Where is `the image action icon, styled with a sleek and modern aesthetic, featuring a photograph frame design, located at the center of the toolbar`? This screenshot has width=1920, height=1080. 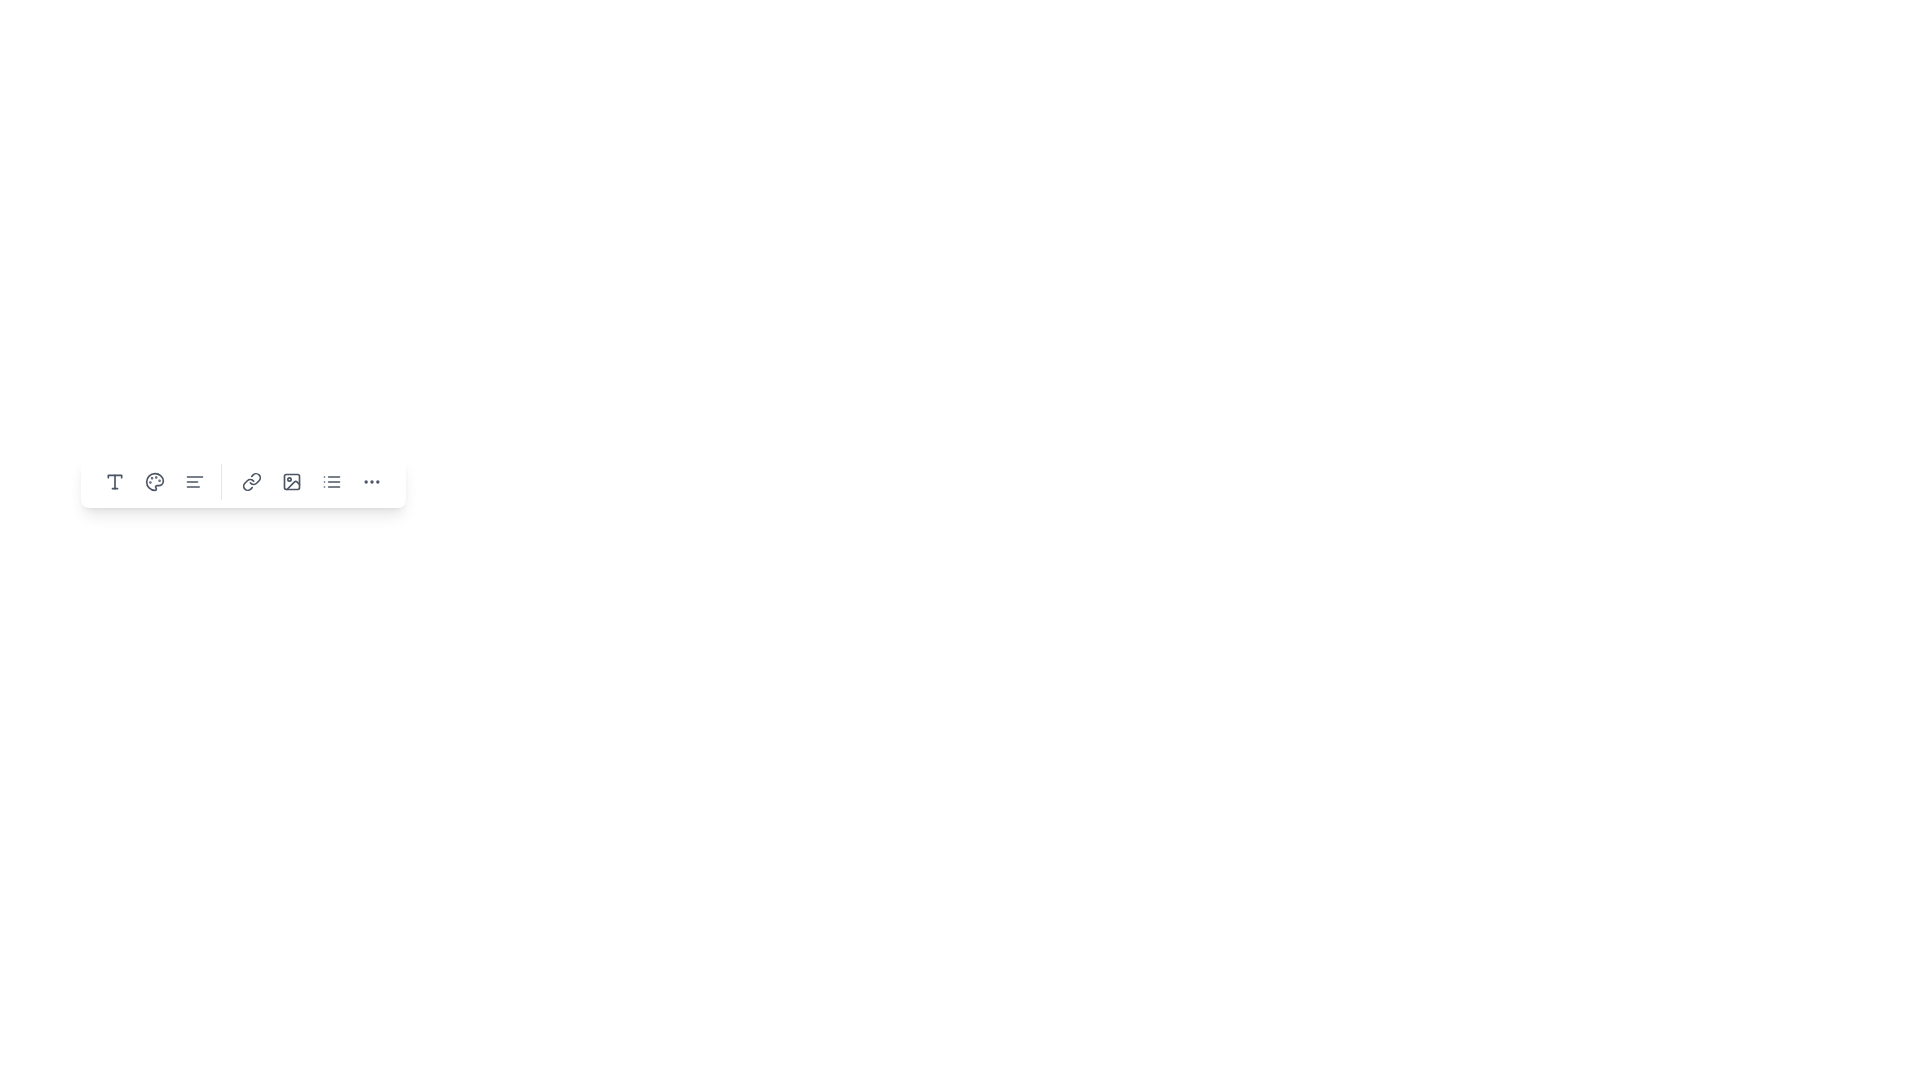 the image action icon, styled with a sleek and modern aesthetic, featuring a photograph frame design, located at the center of the toolbar is located at coordinates (291, 482).